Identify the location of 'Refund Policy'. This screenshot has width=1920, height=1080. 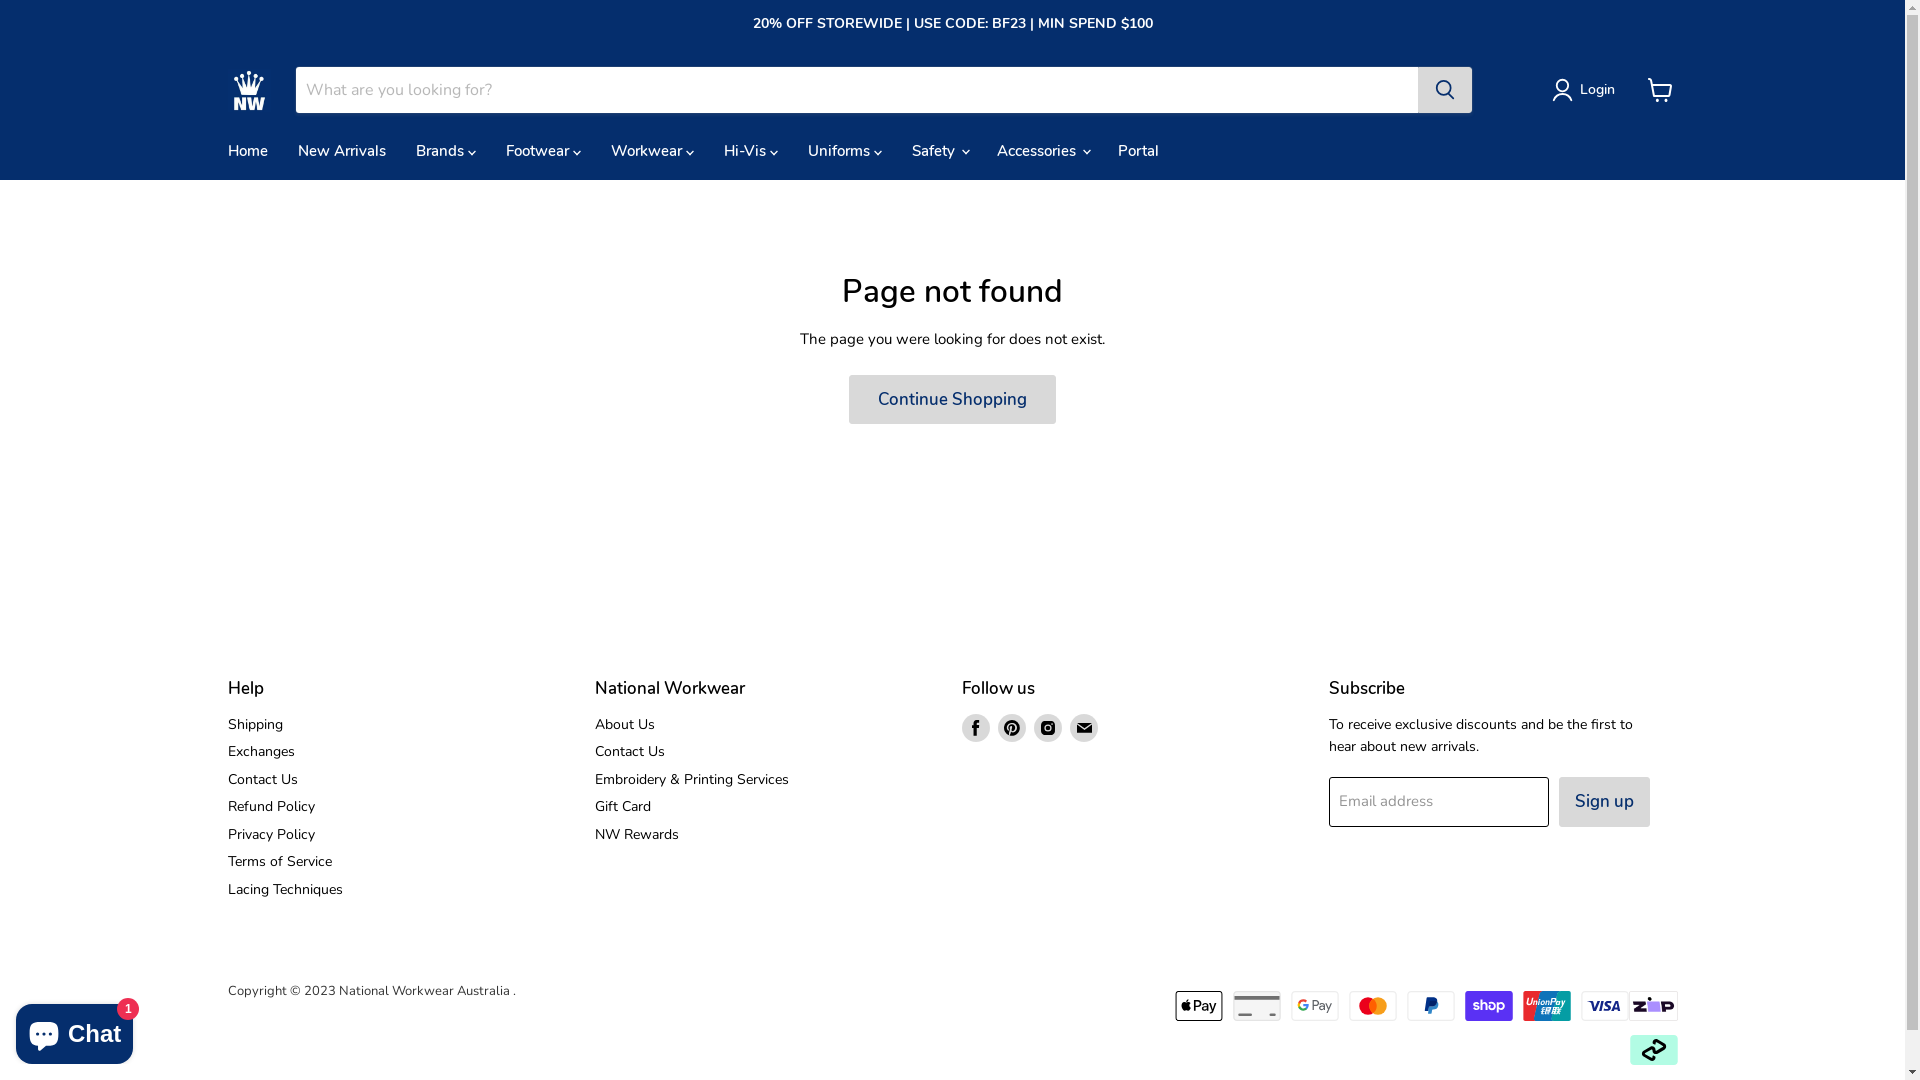
(270, 805).